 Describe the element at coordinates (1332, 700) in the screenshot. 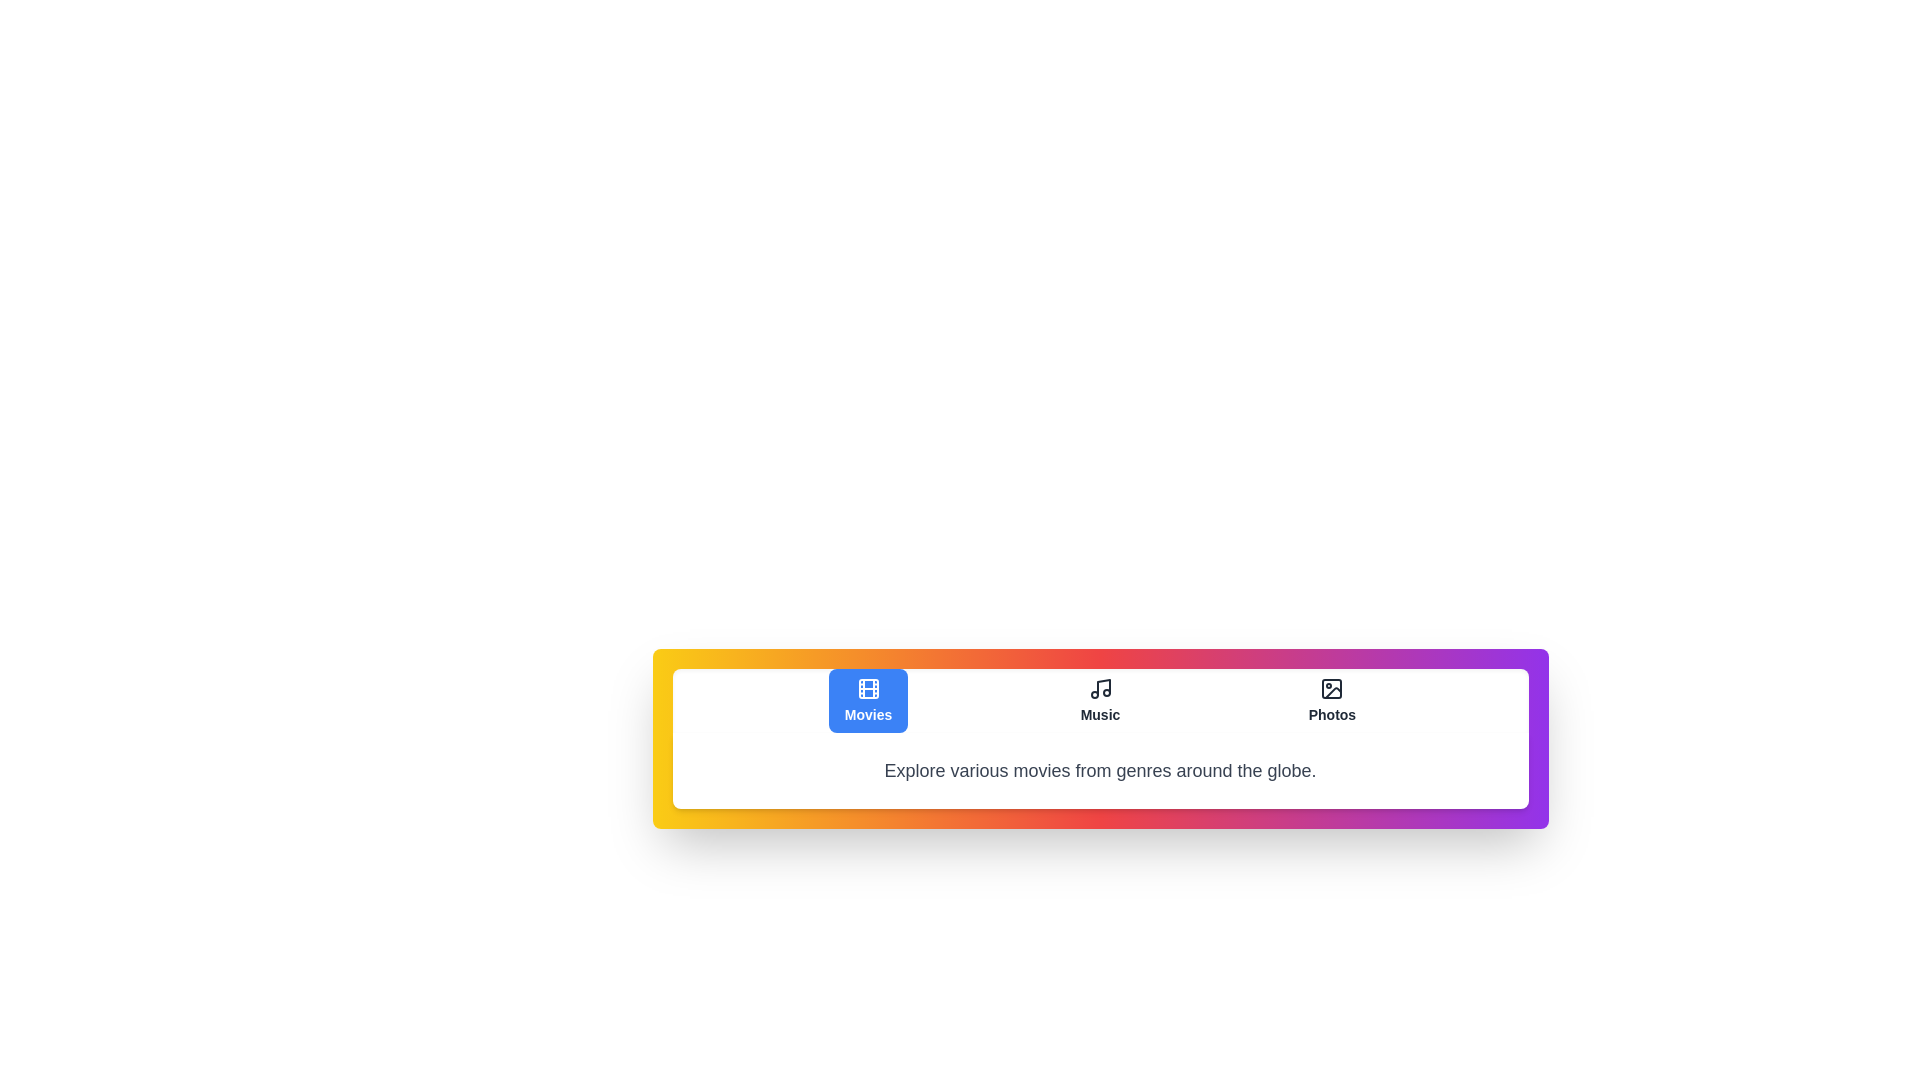

I see `the Photos tab to view its content` at that location.